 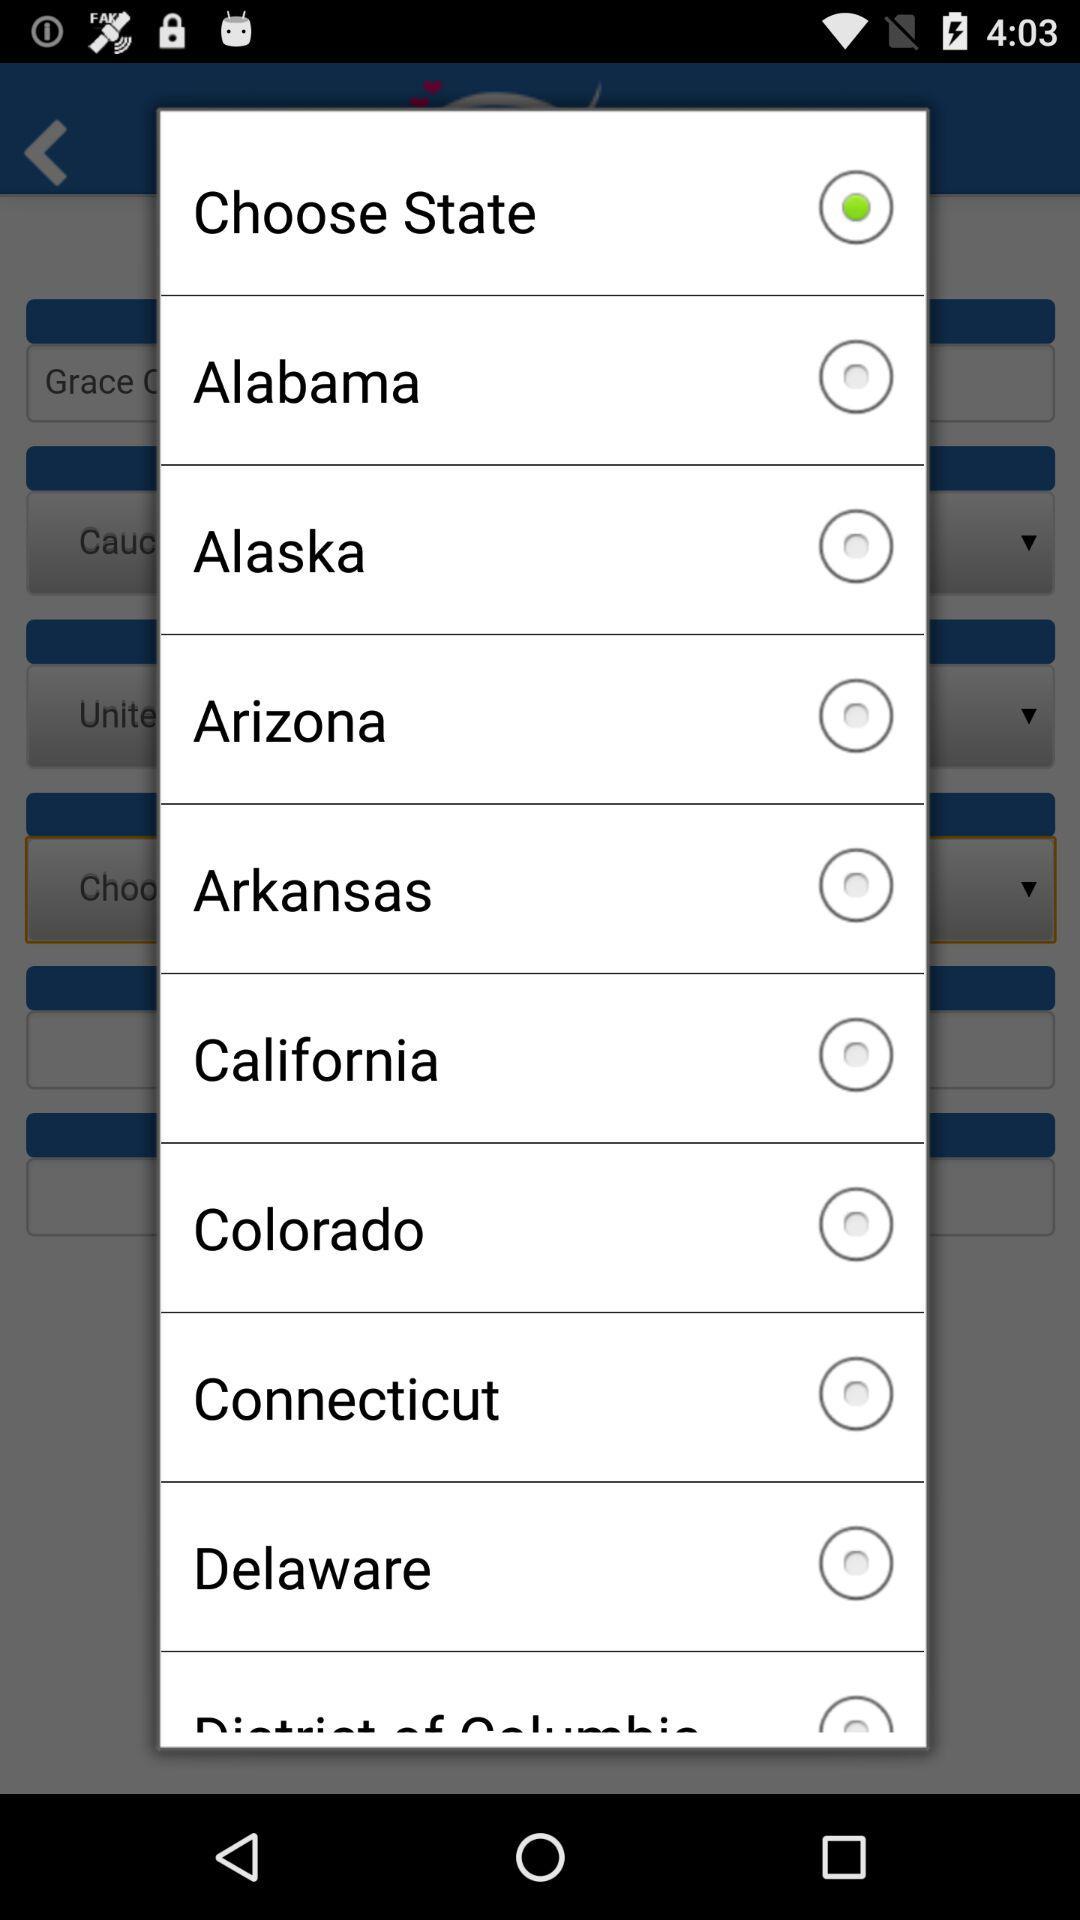 What do you see at coordinates (542, 1396) in the screenshot?
I see `item below colorado icon` at bounding box center [542, 1396].